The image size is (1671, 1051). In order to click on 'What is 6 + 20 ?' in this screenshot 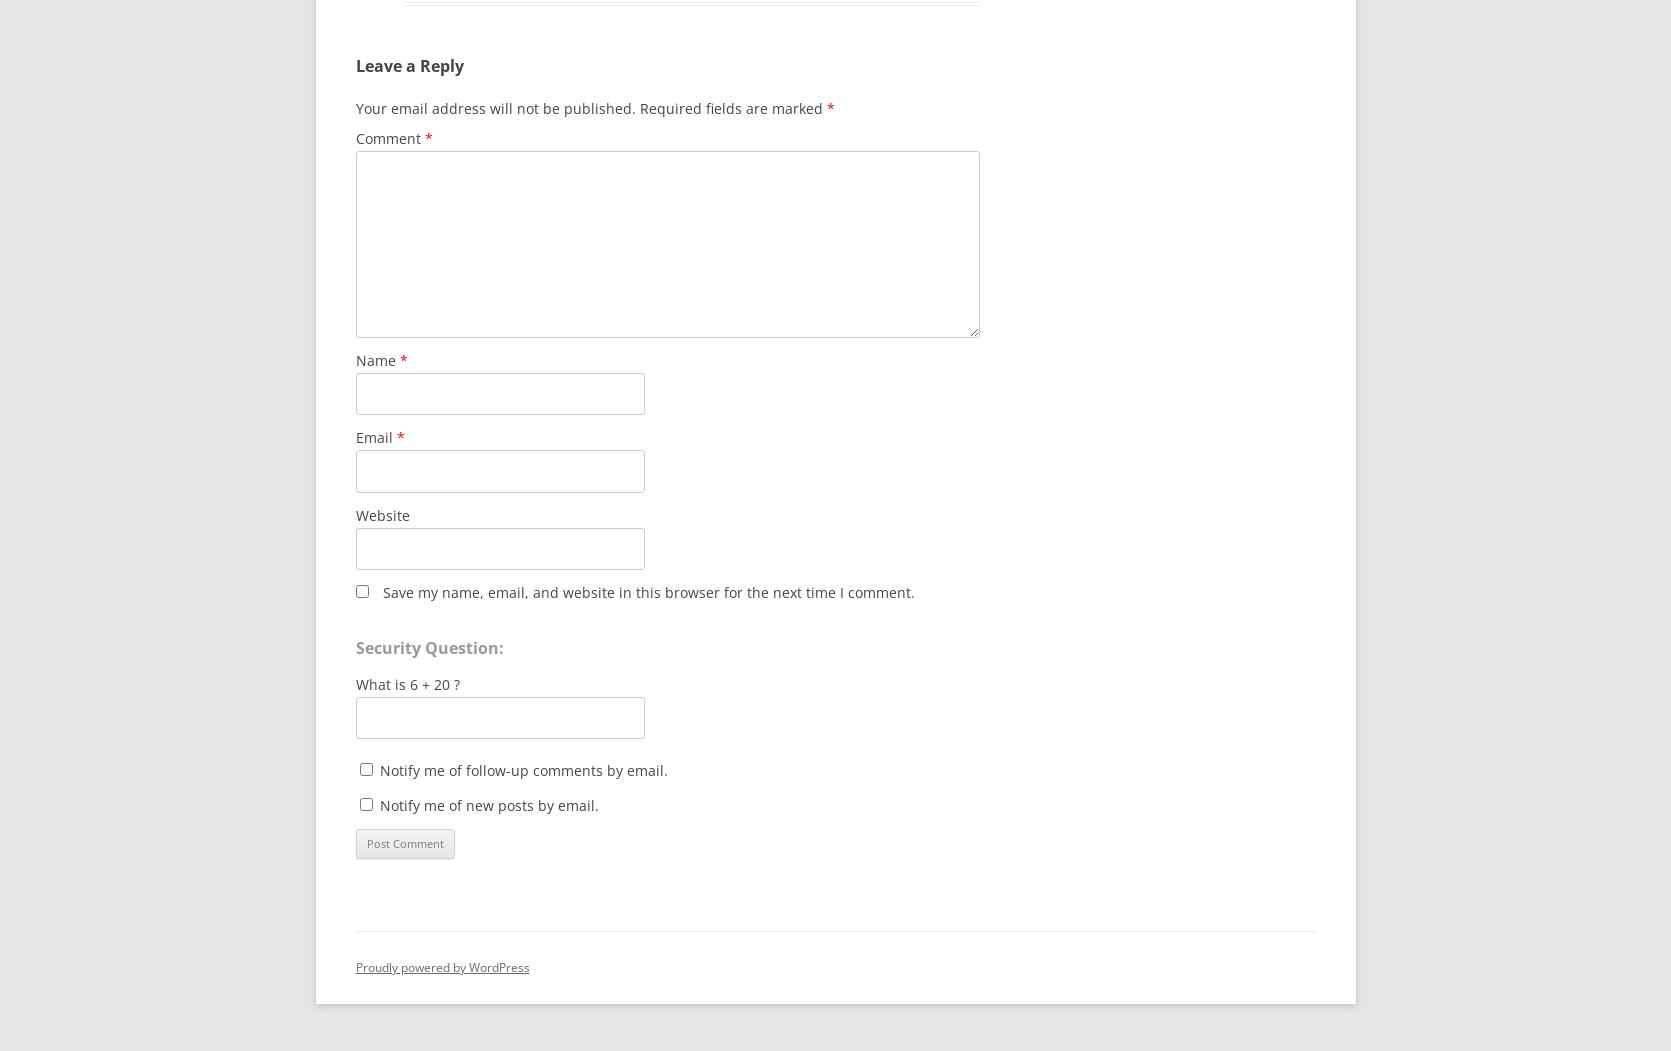, I will do `click(407, 684)`.